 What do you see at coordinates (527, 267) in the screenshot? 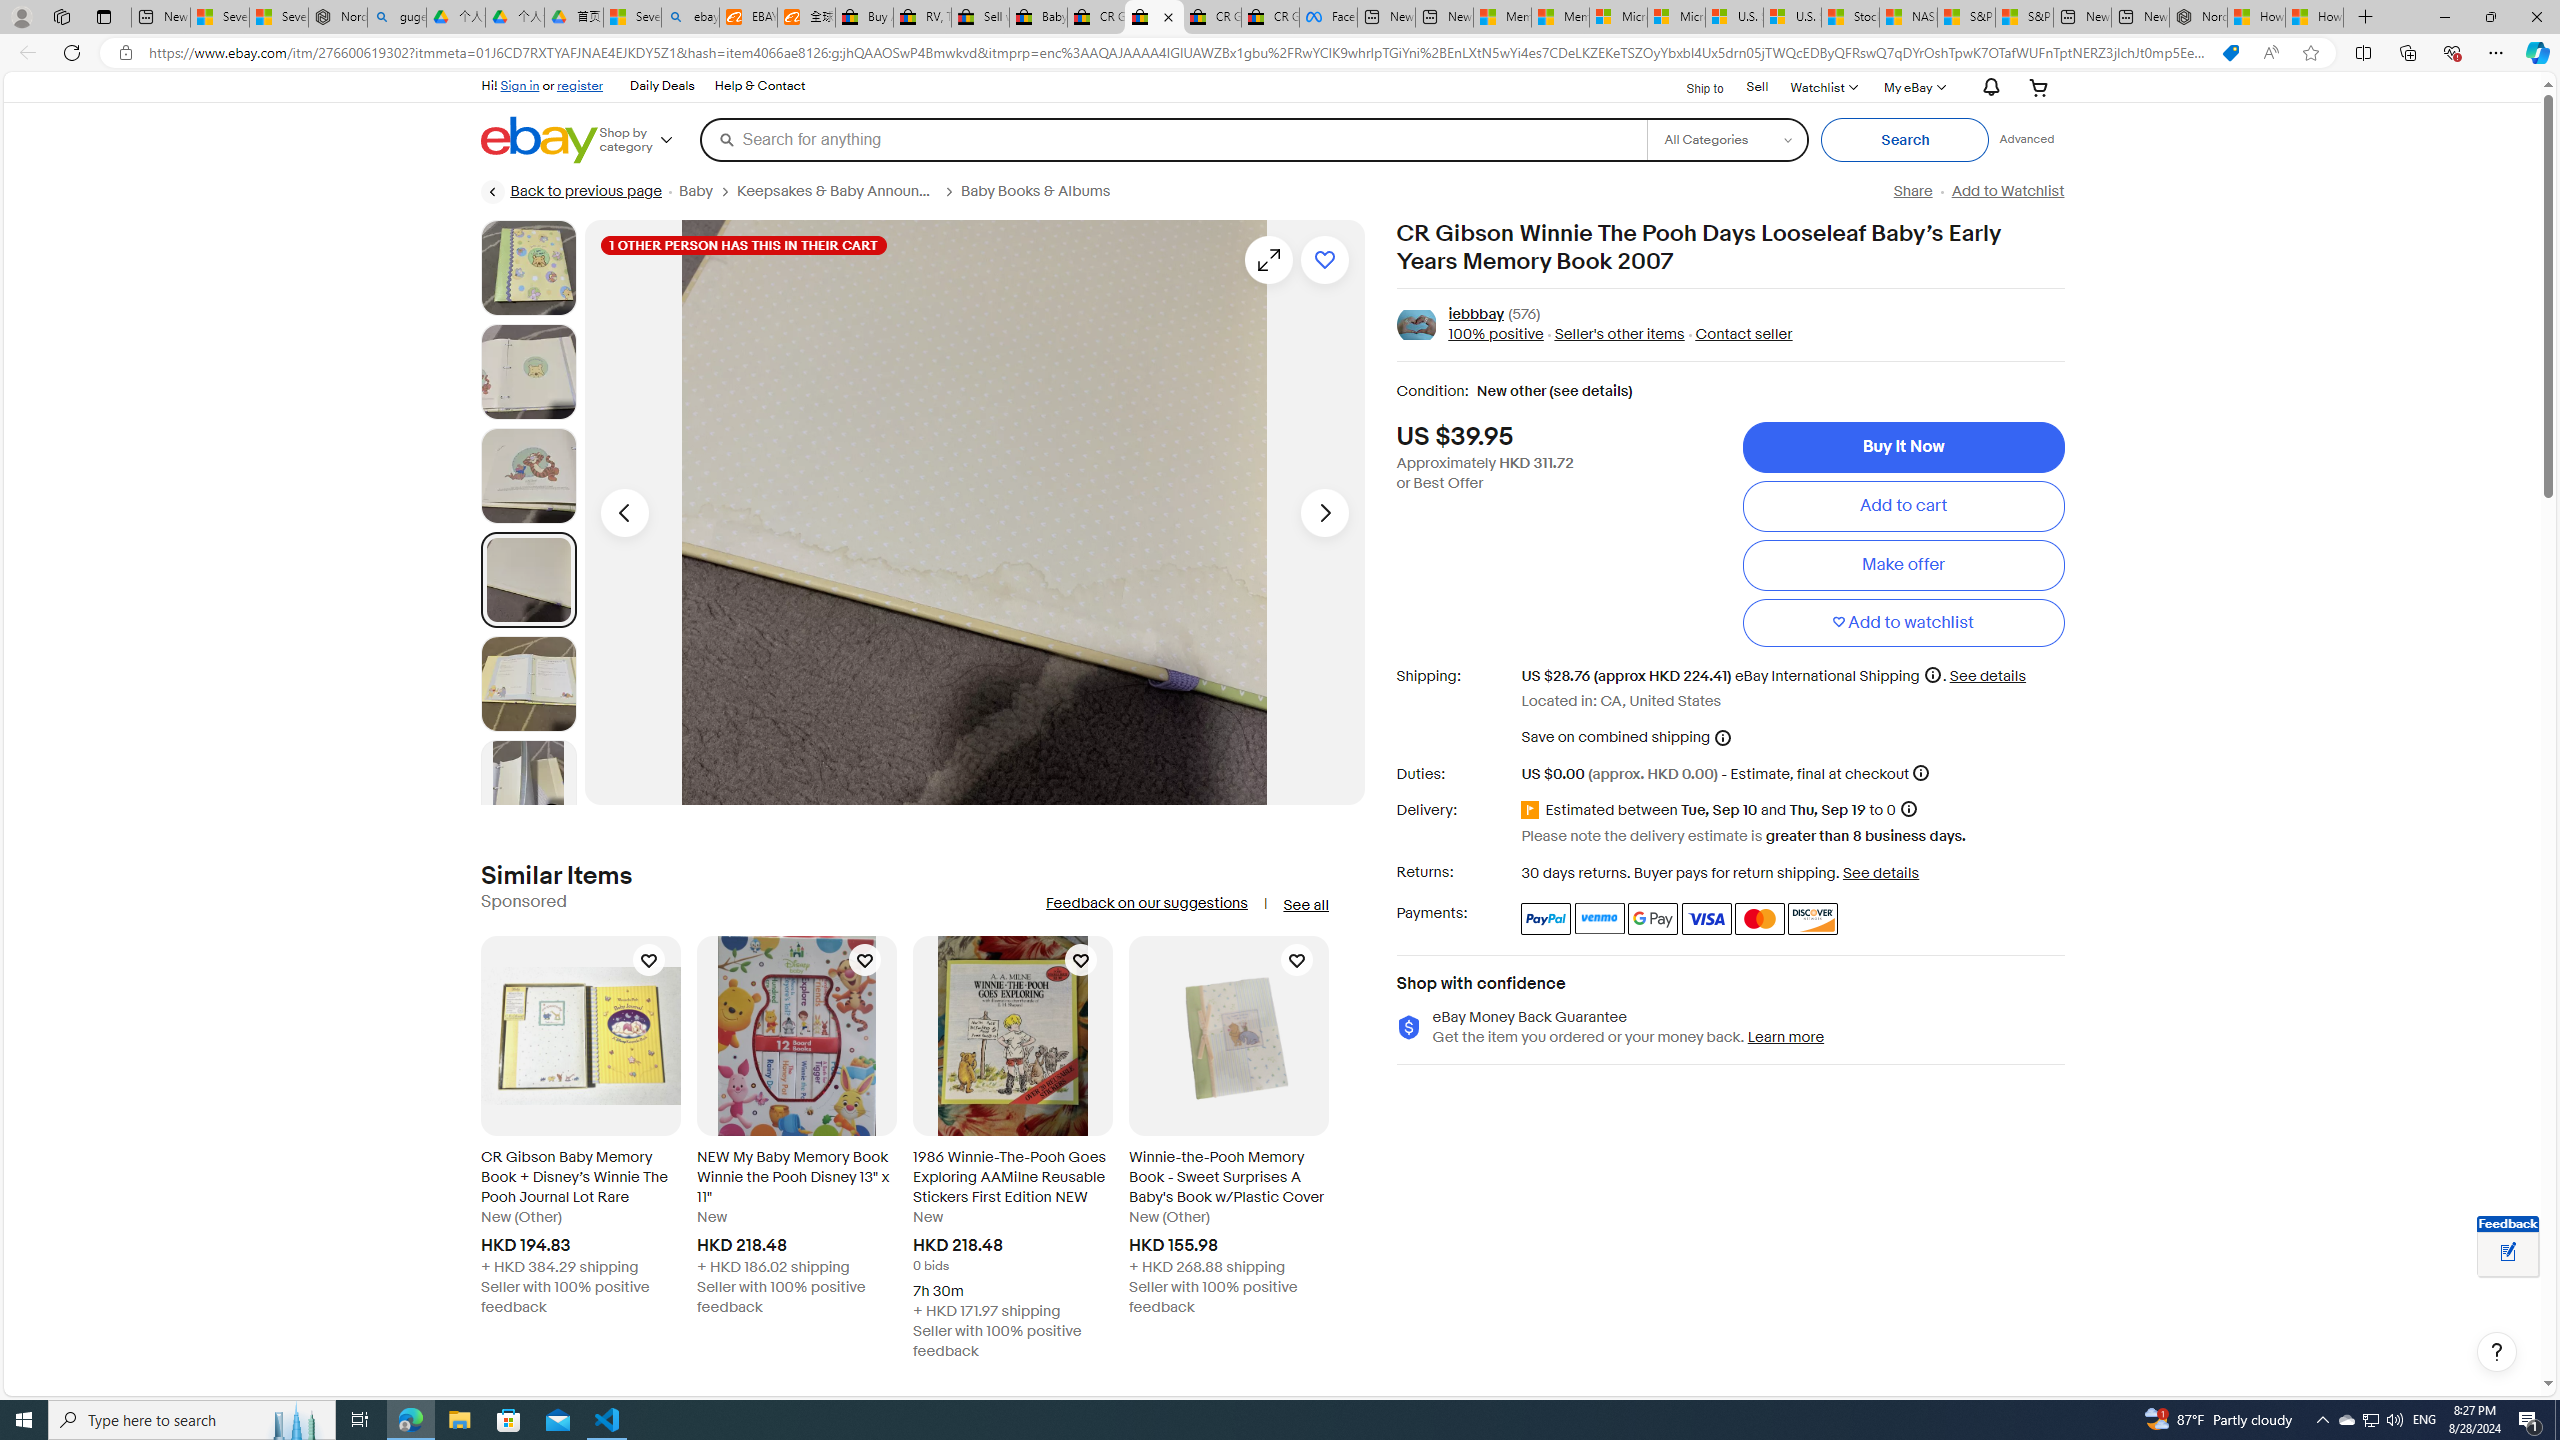
I see `'Picture 1 of 22'` at bounding box center [527, 267].